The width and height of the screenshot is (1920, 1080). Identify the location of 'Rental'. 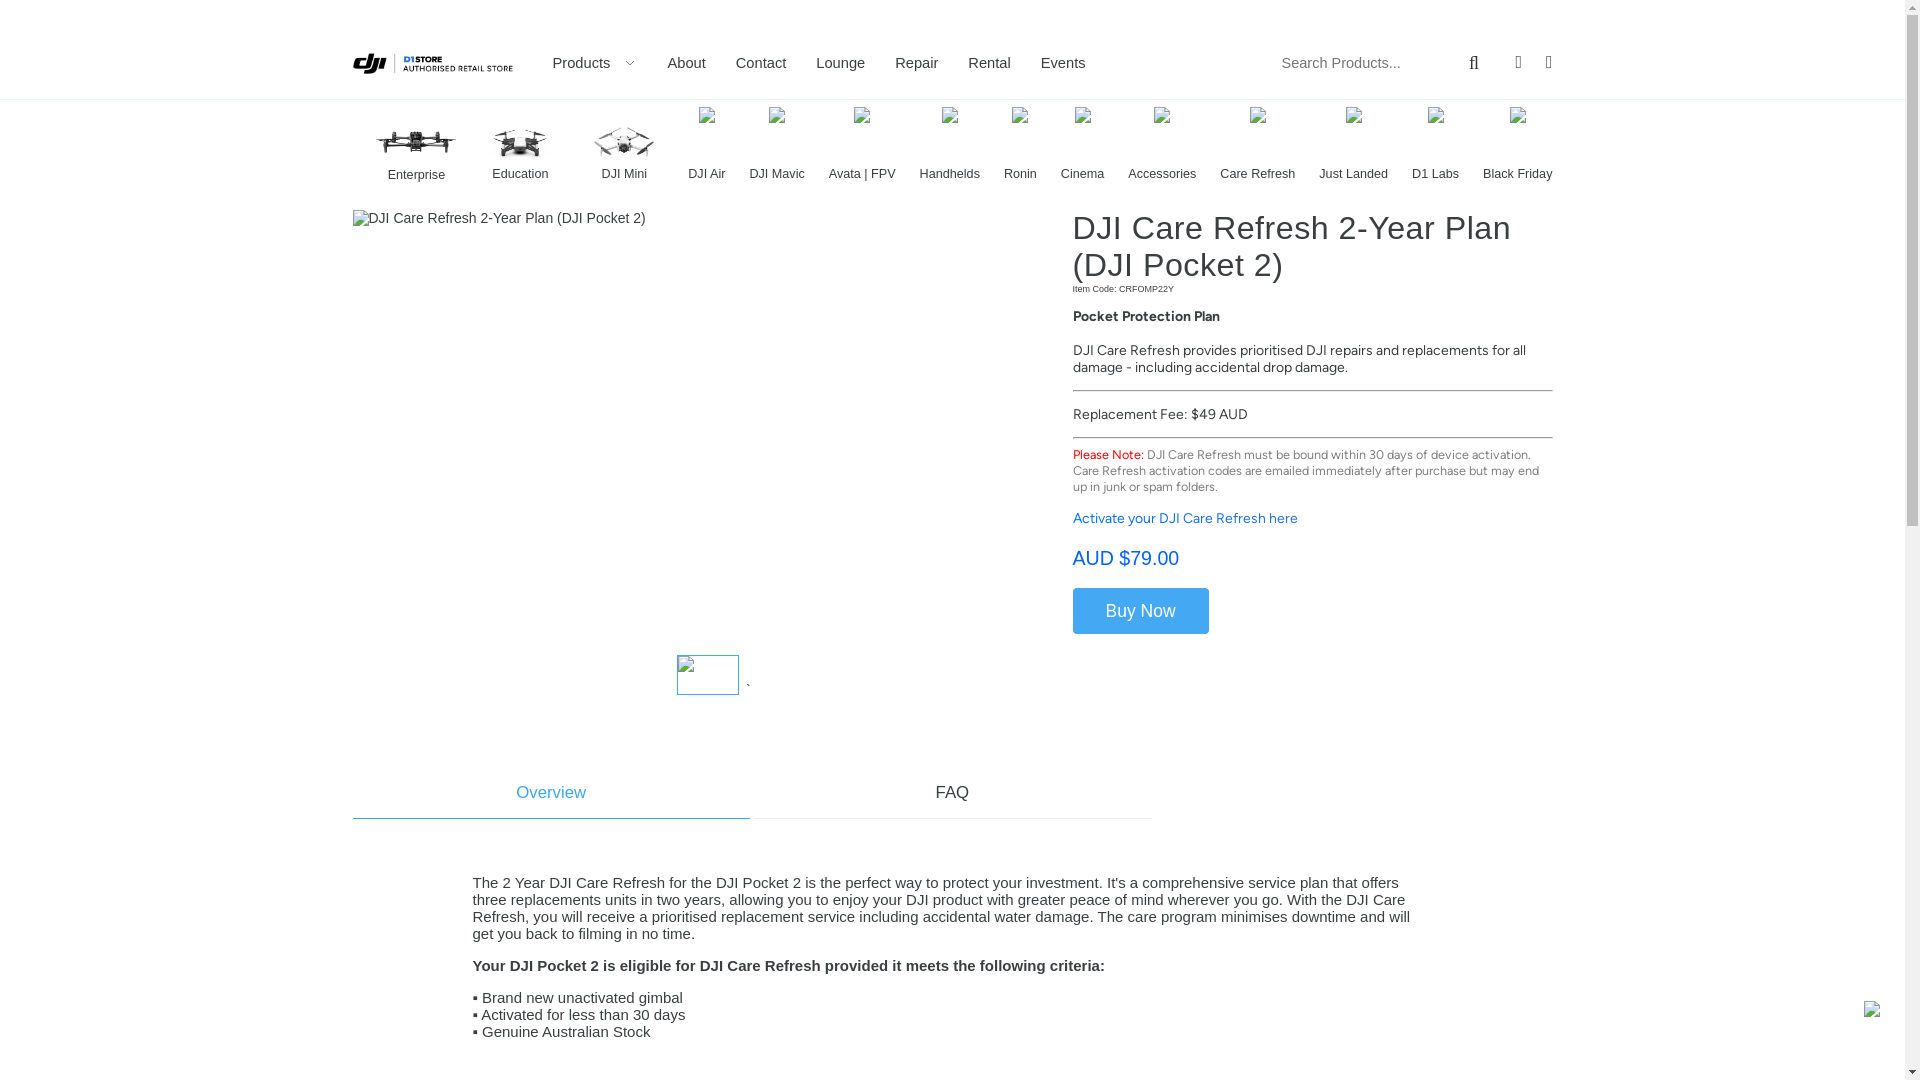
(988, 61).